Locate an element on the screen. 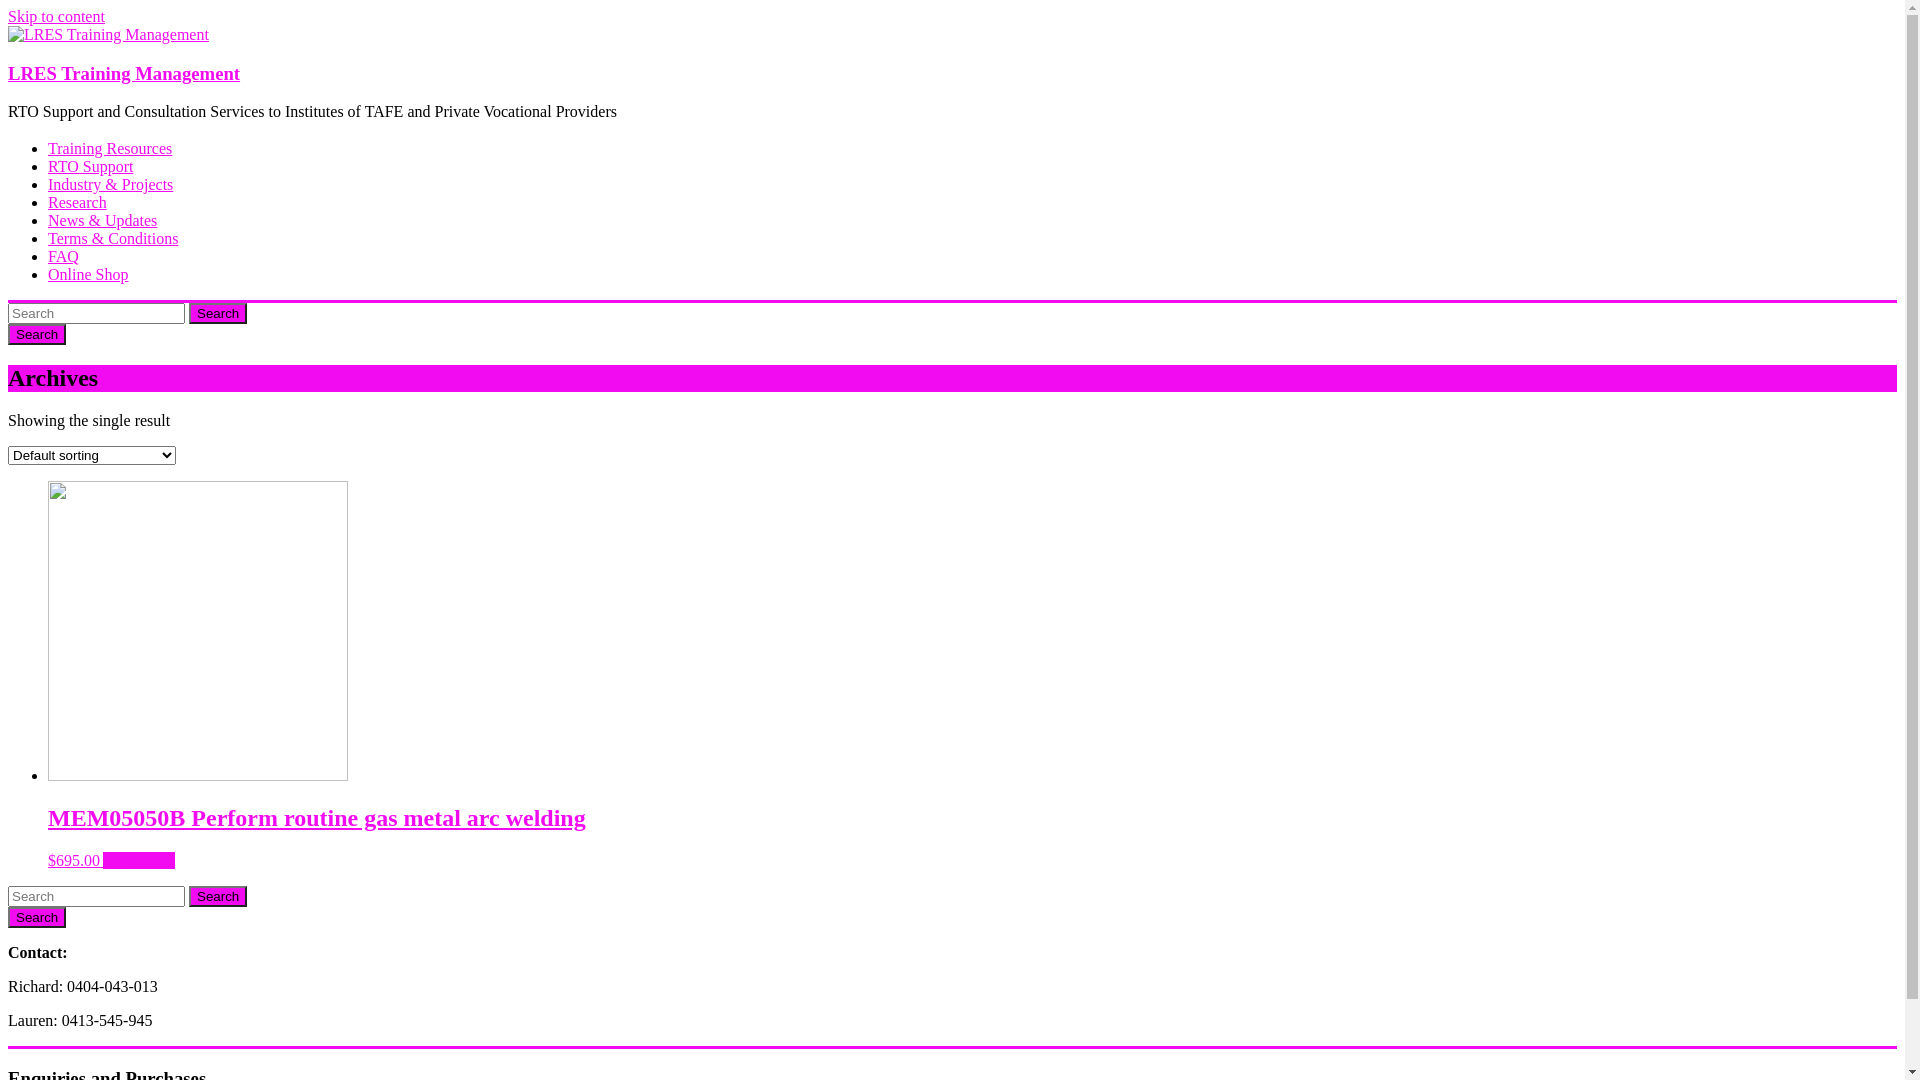 The height and width of the screenshot is (1080, 1920). 'News & Updates' is located at coordinates (101, 220).